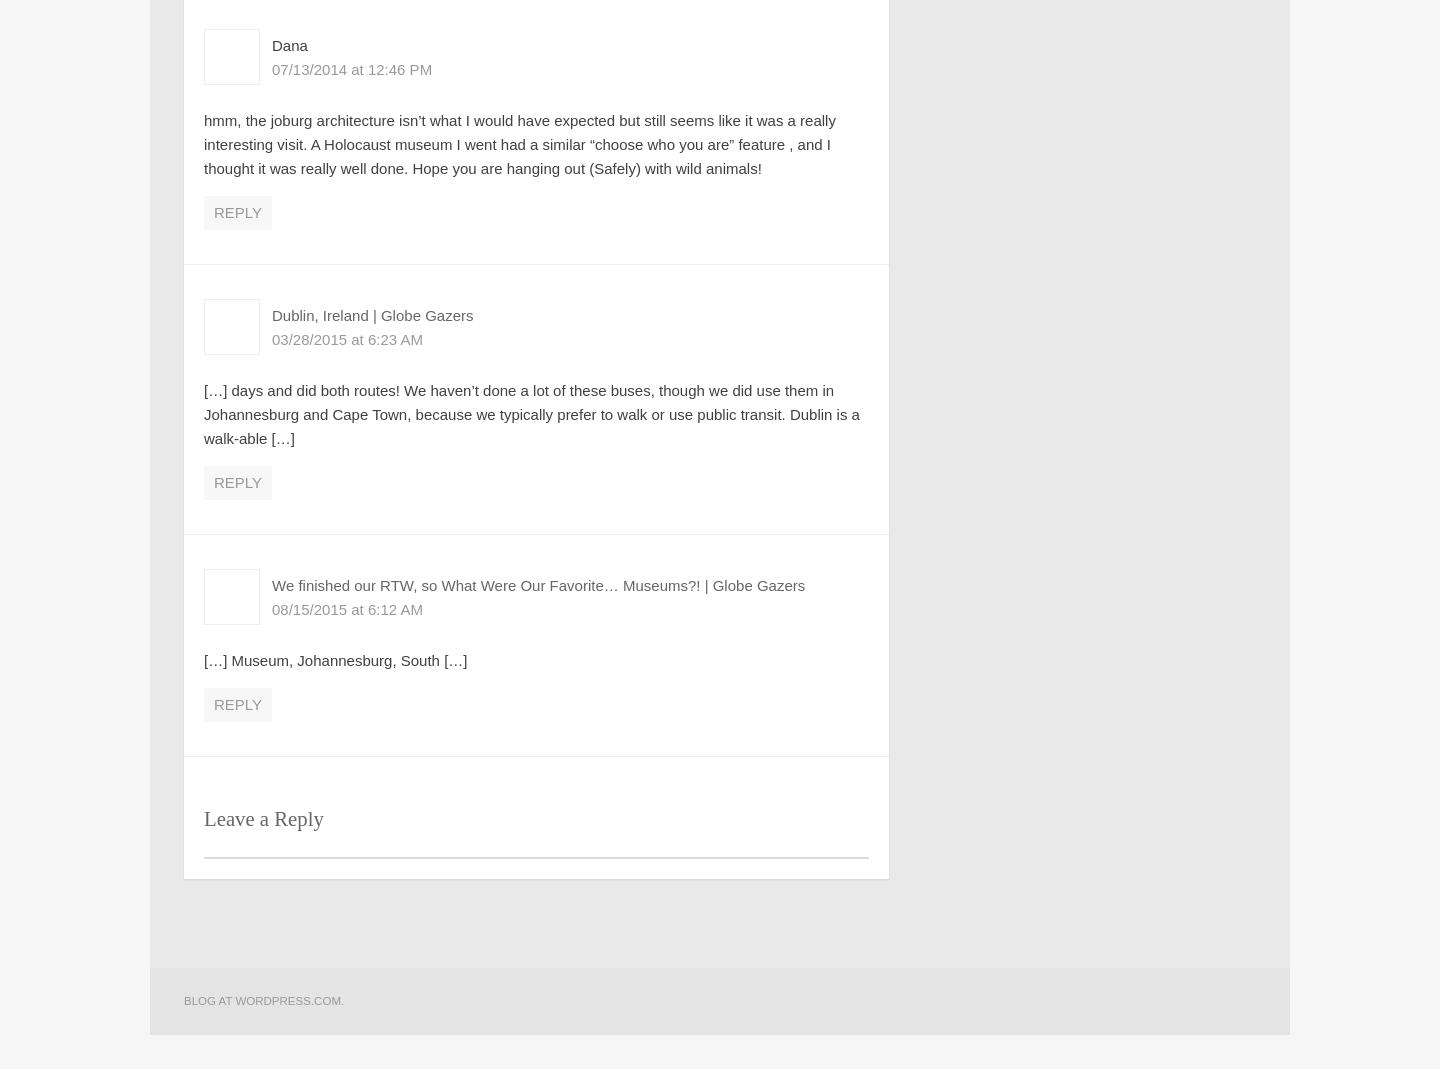 This screenshot has height=1069, width=1440. What do you see at coordinates (537, 585) in the screenshot?
I see `'We finished our RTW, so What Were Our Favorite… Museums?! | Globe Gazers'` at bounding box center [537, 585].